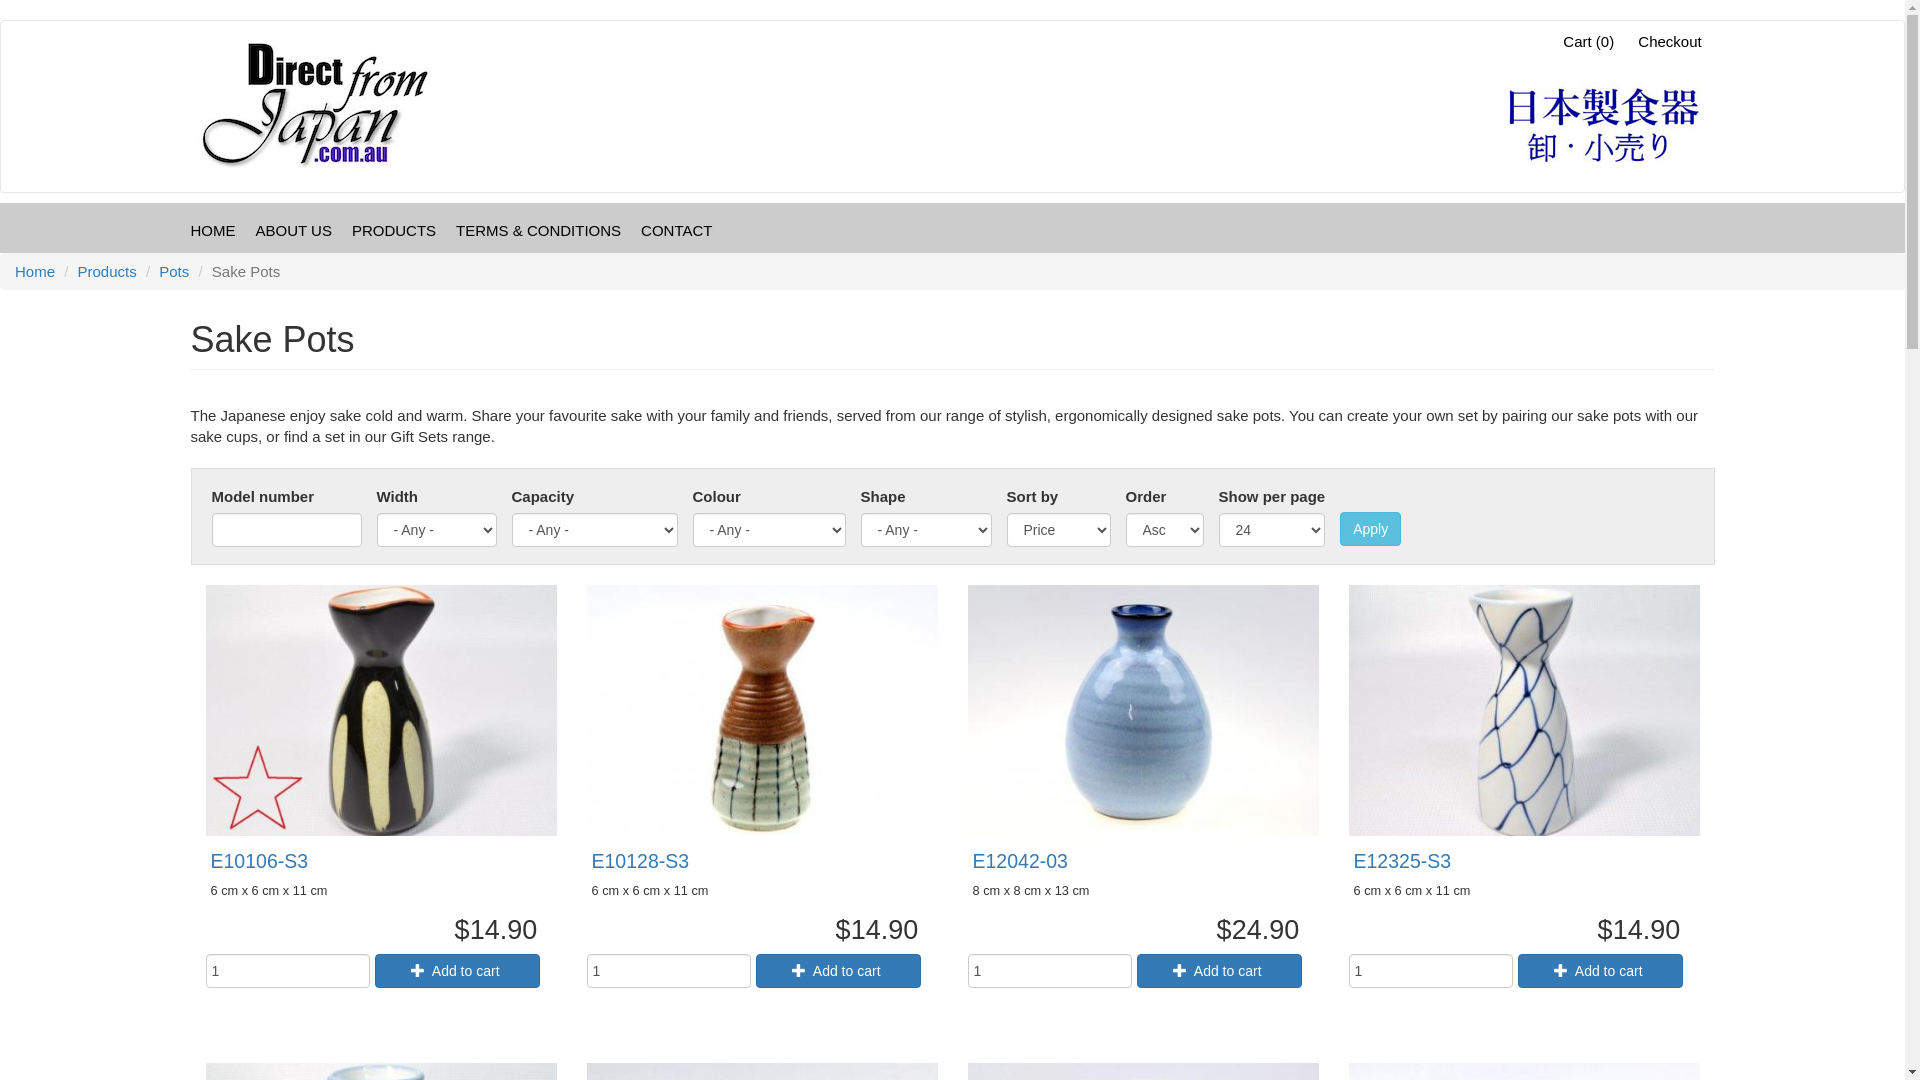  Describe the element at coordinates (258, 859) in the screenshot. I see `'E10106-S3'` at that location.